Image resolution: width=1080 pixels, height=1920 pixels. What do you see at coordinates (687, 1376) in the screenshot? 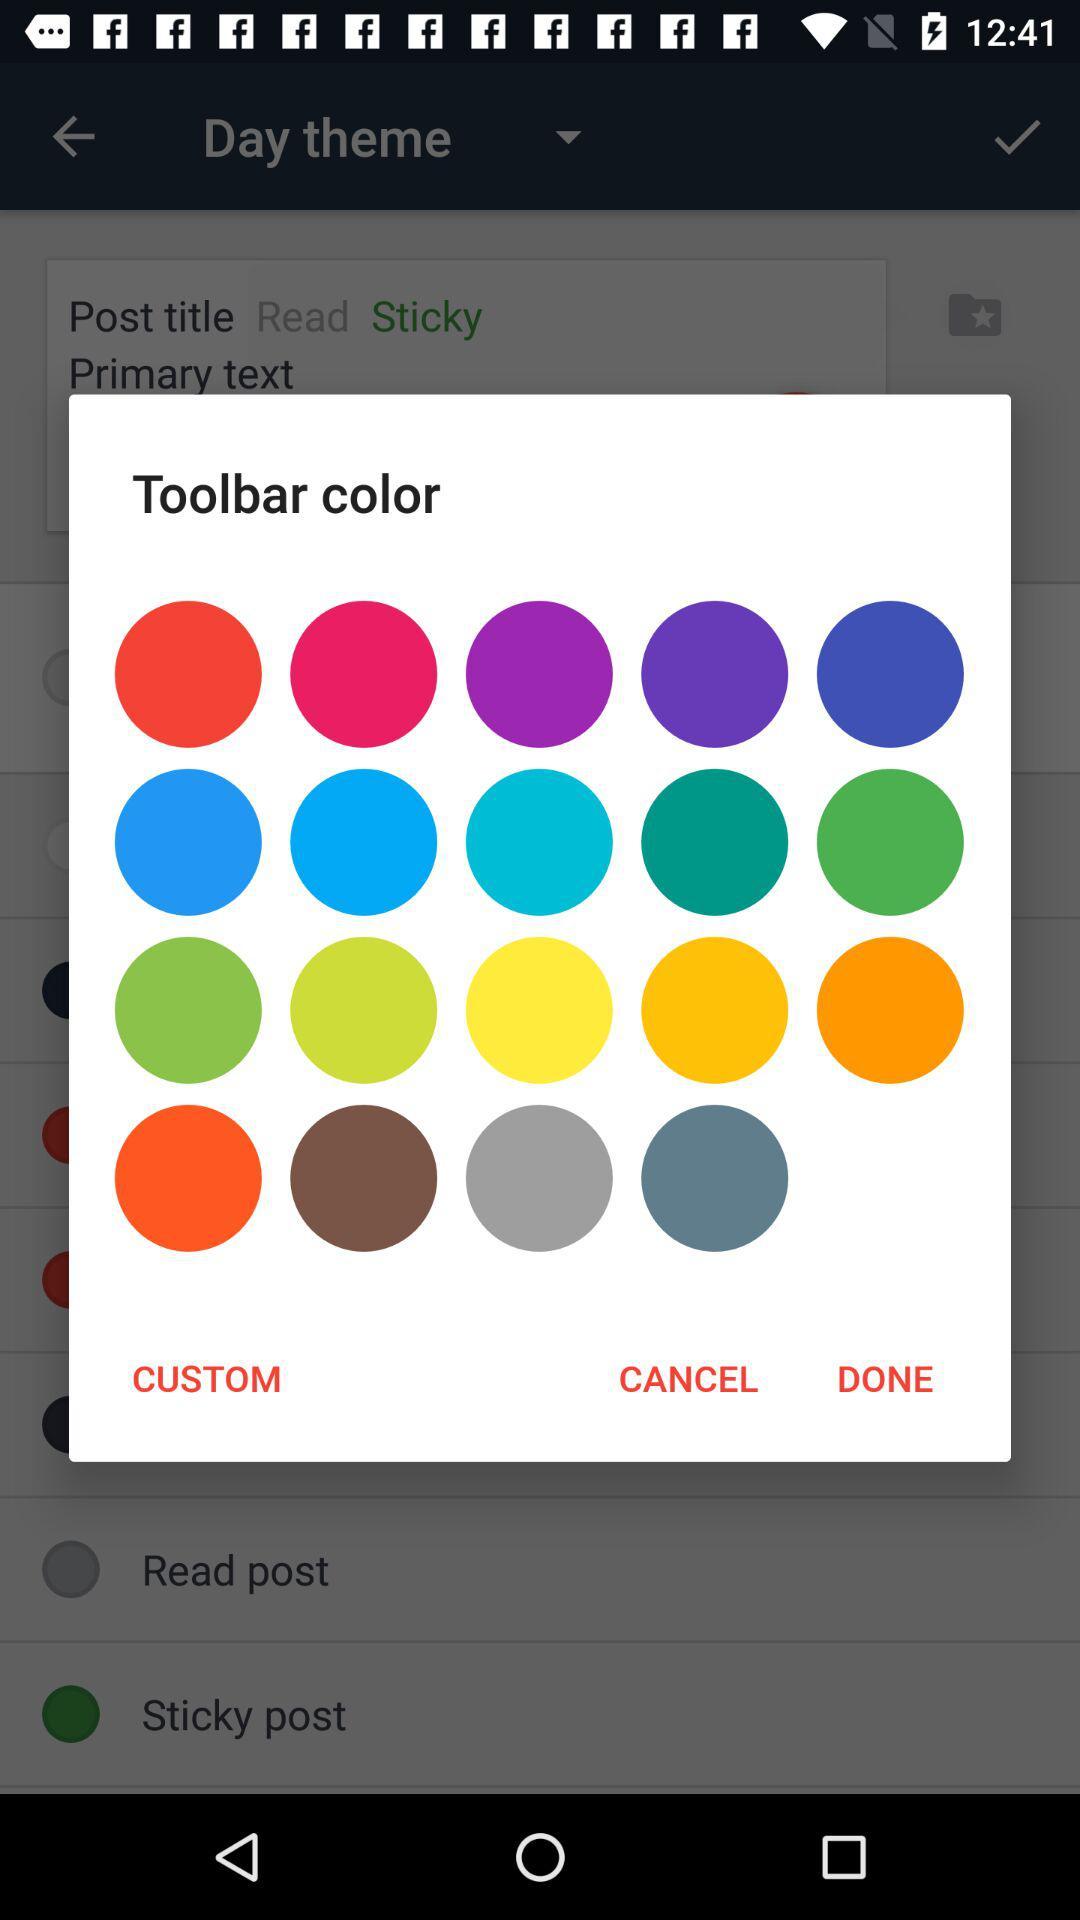
I see `the cancel icon` at bounding box center [687, 1376].